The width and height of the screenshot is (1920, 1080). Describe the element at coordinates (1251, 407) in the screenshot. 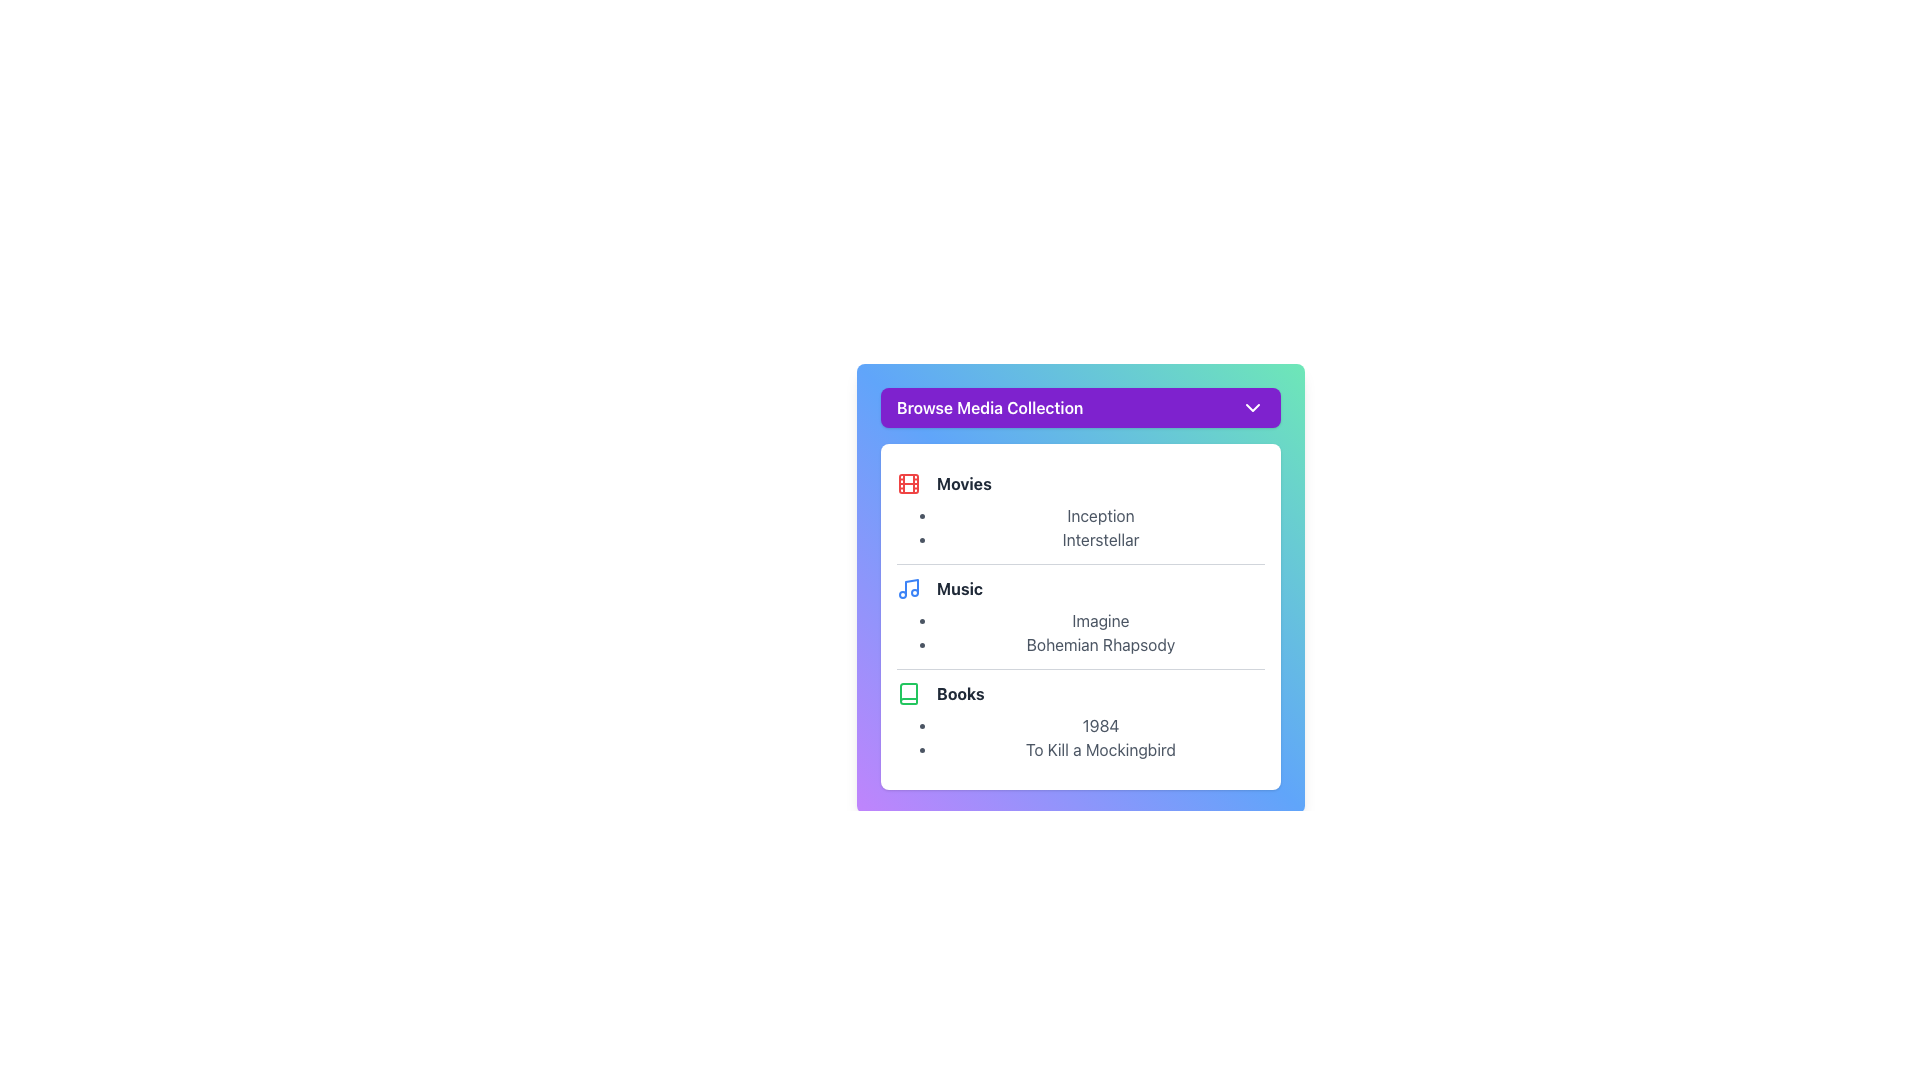

I see `the Icon Button displaying a downward-pointing chevron symbol` at that location.